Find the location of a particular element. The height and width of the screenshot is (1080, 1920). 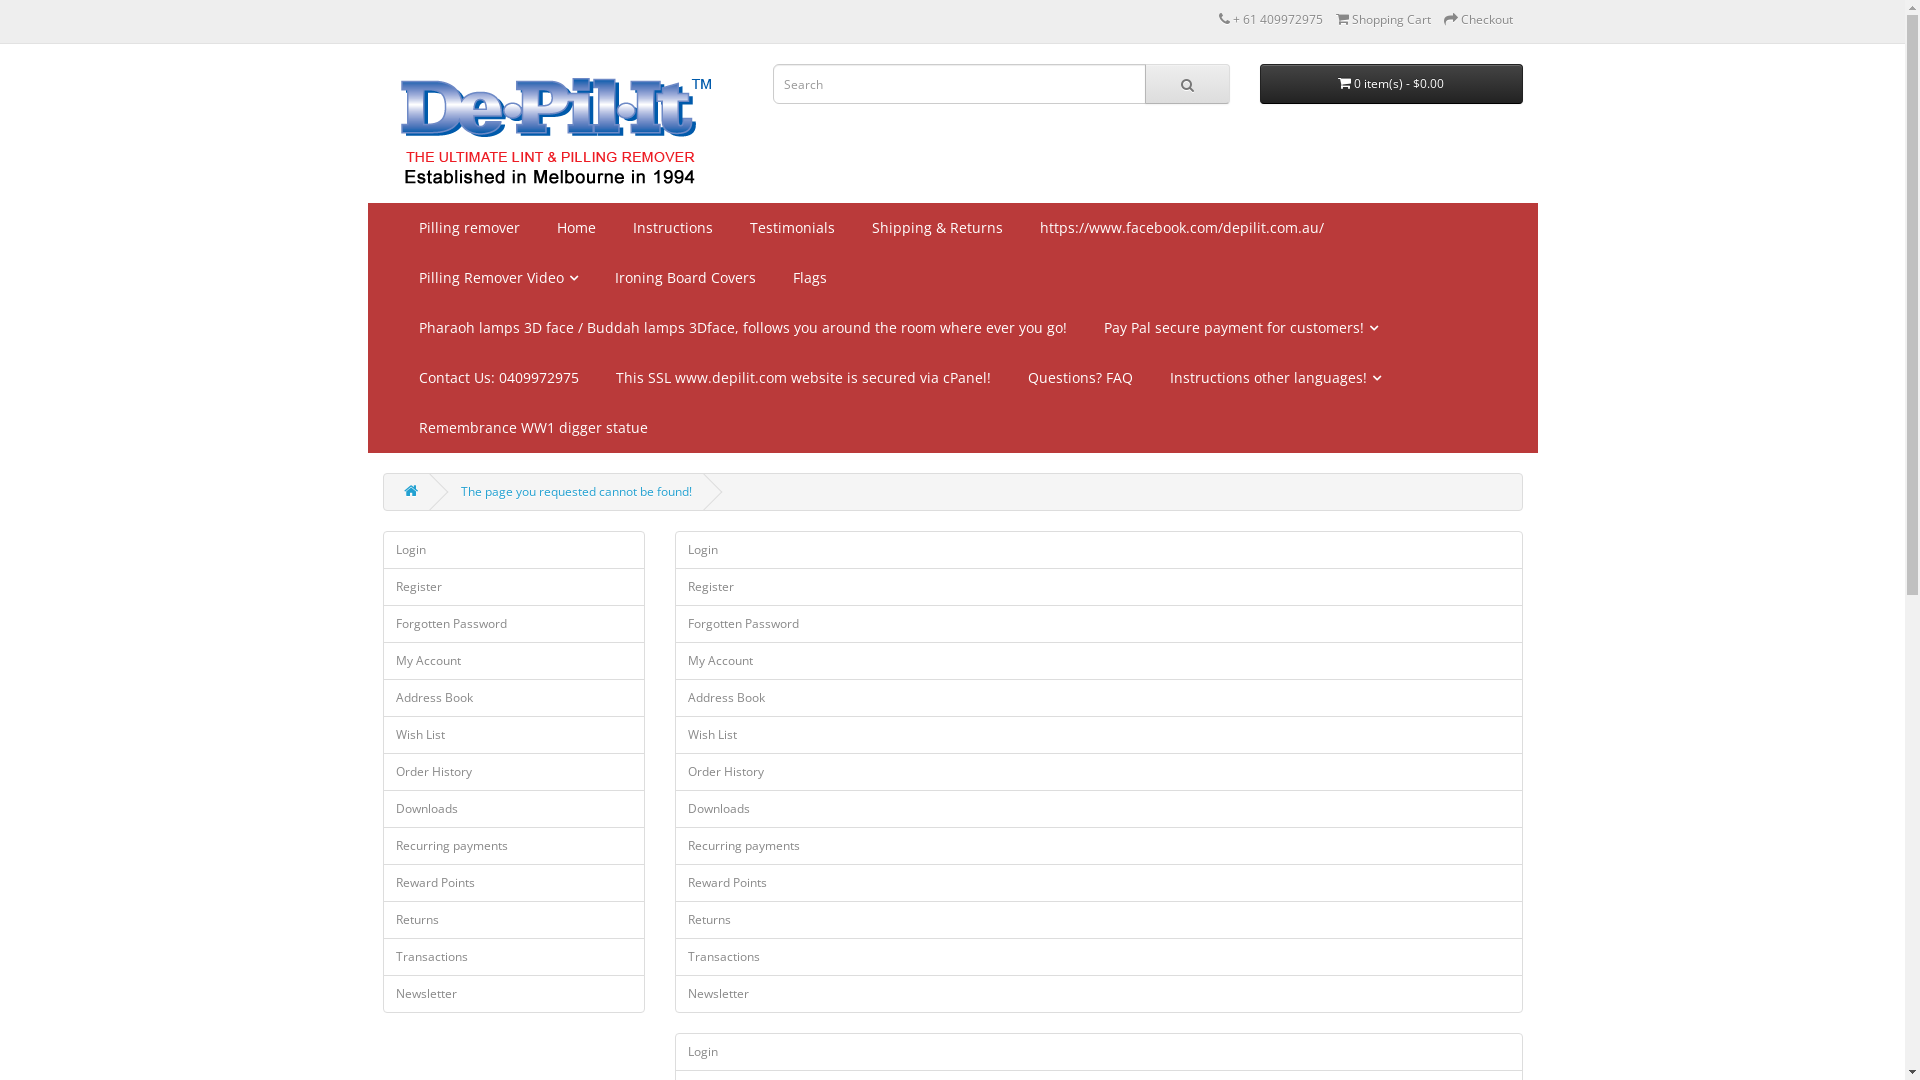

'Testimonials' is located at coordinates (787, 226).